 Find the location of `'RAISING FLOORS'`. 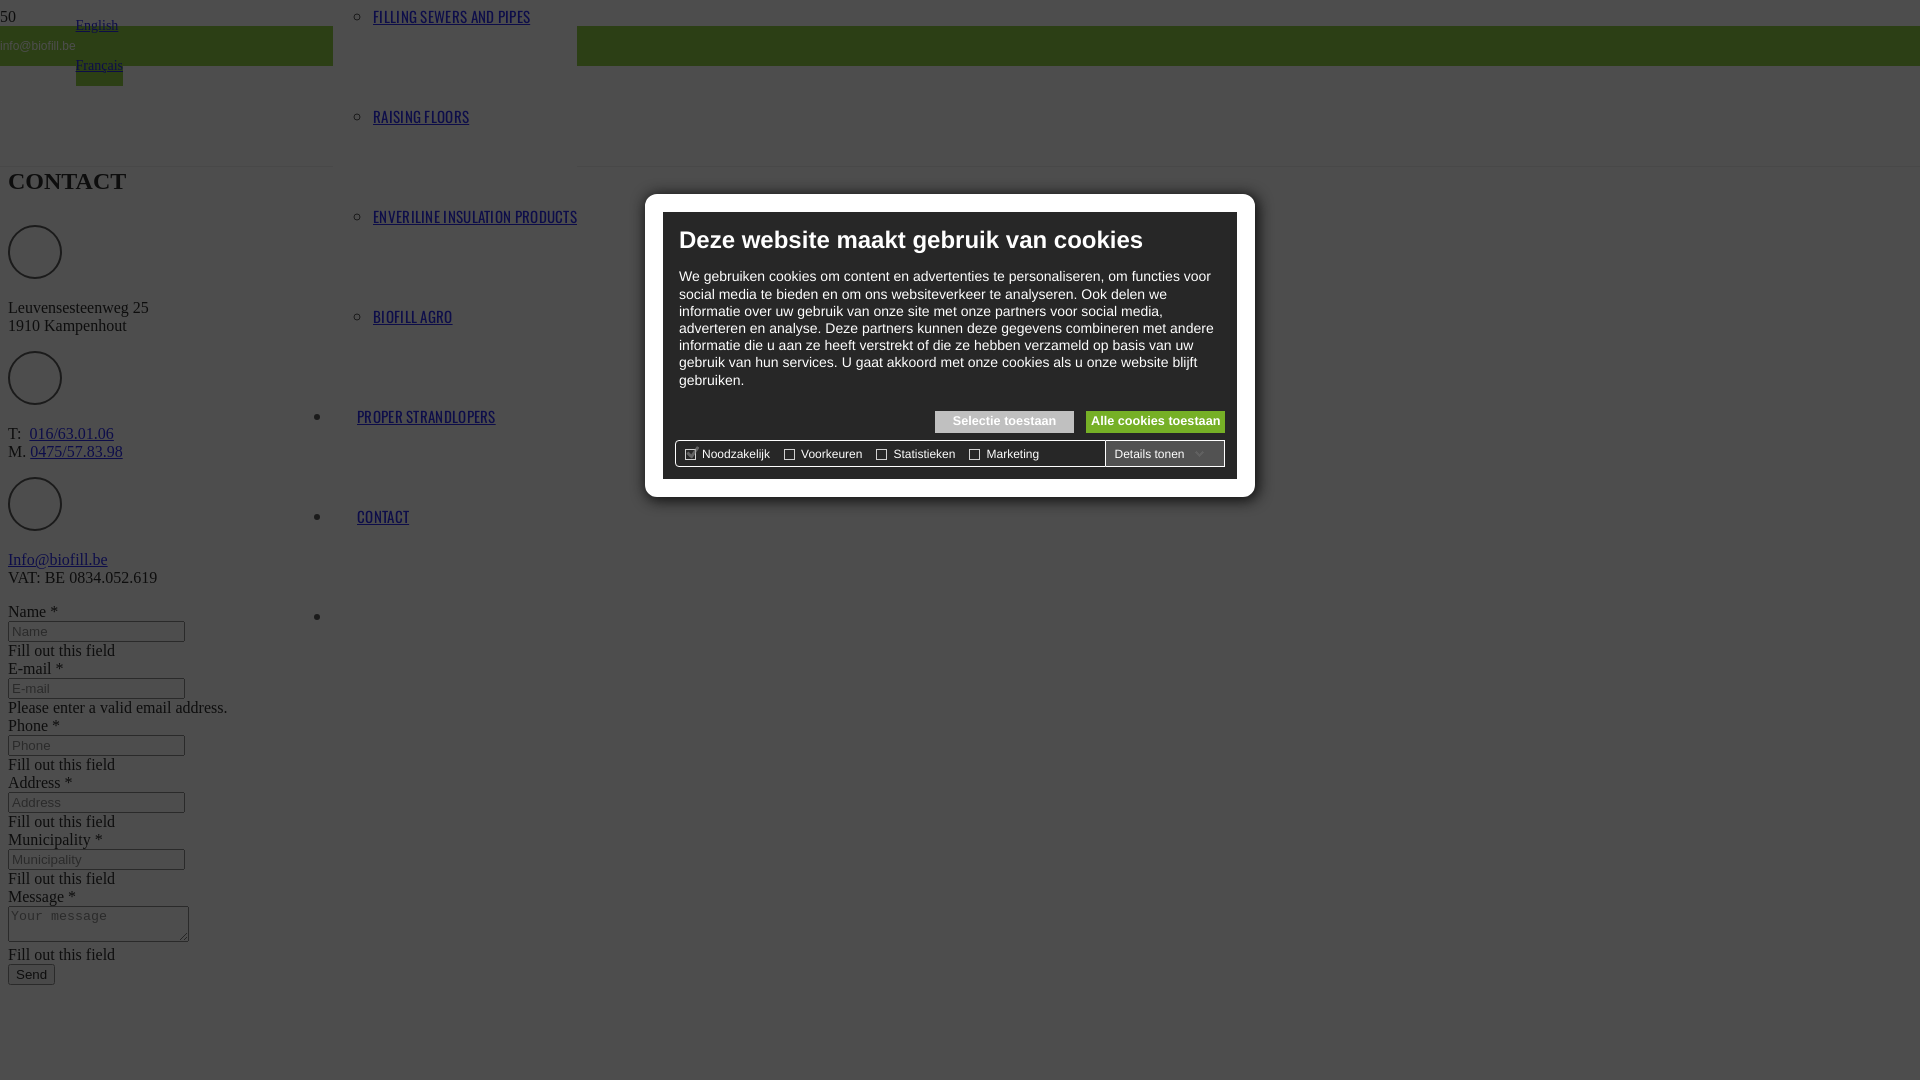

'RAISING FLOORS' is located at coordinates (373, 115).